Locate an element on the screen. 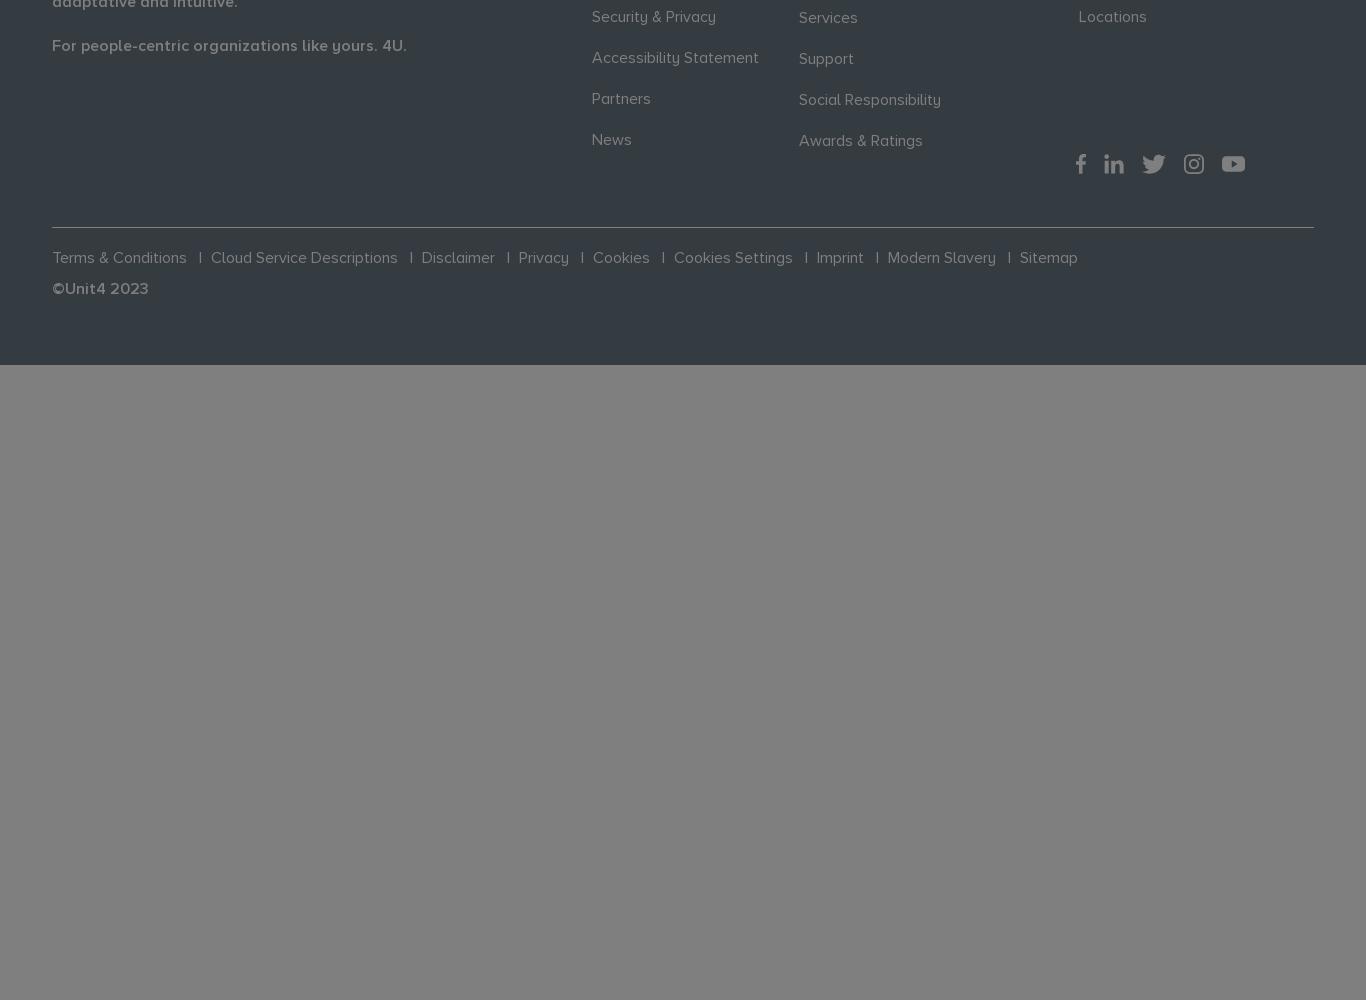 Image resolution: width=1366 pixels, height=1000 pixels. 'Cookies Settings' is located at coordinates (733, 257).